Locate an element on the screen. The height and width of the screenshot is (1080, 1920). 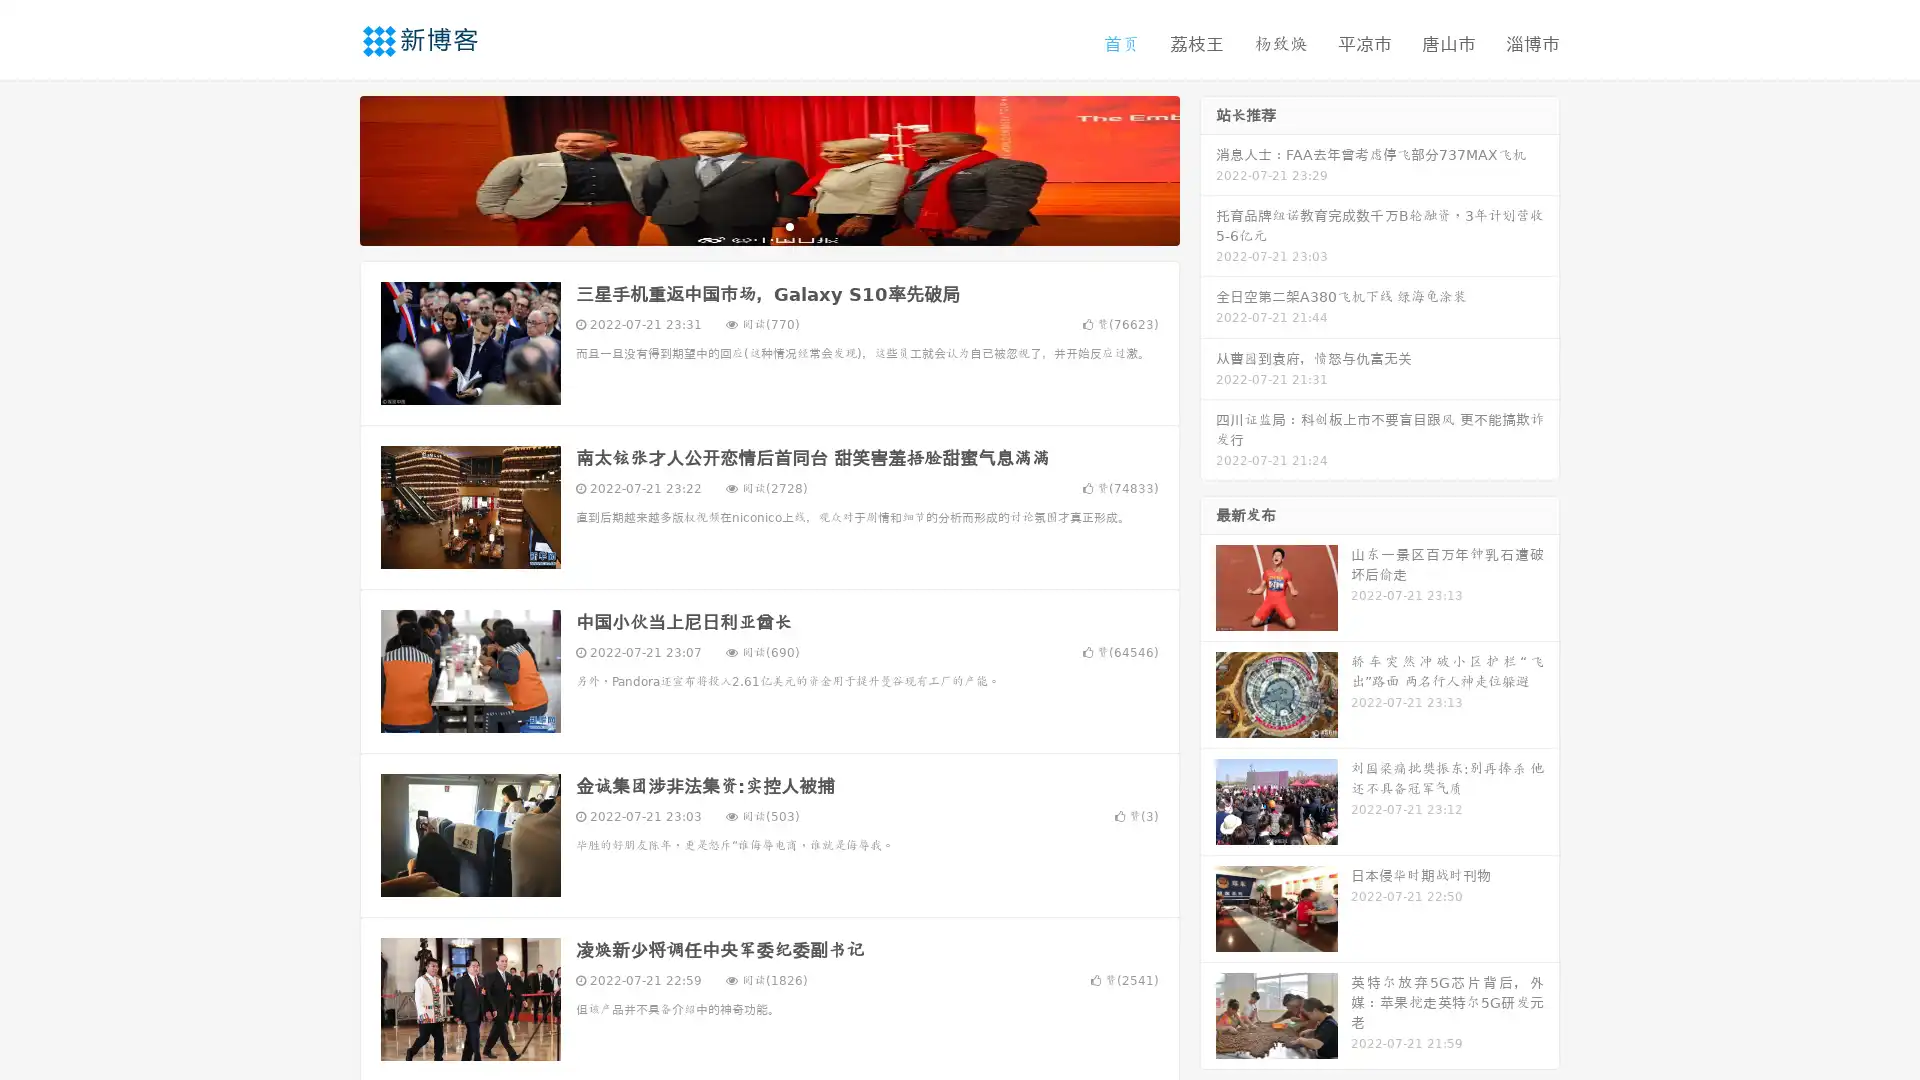
Previous slide is located at coordinates (330, 168).